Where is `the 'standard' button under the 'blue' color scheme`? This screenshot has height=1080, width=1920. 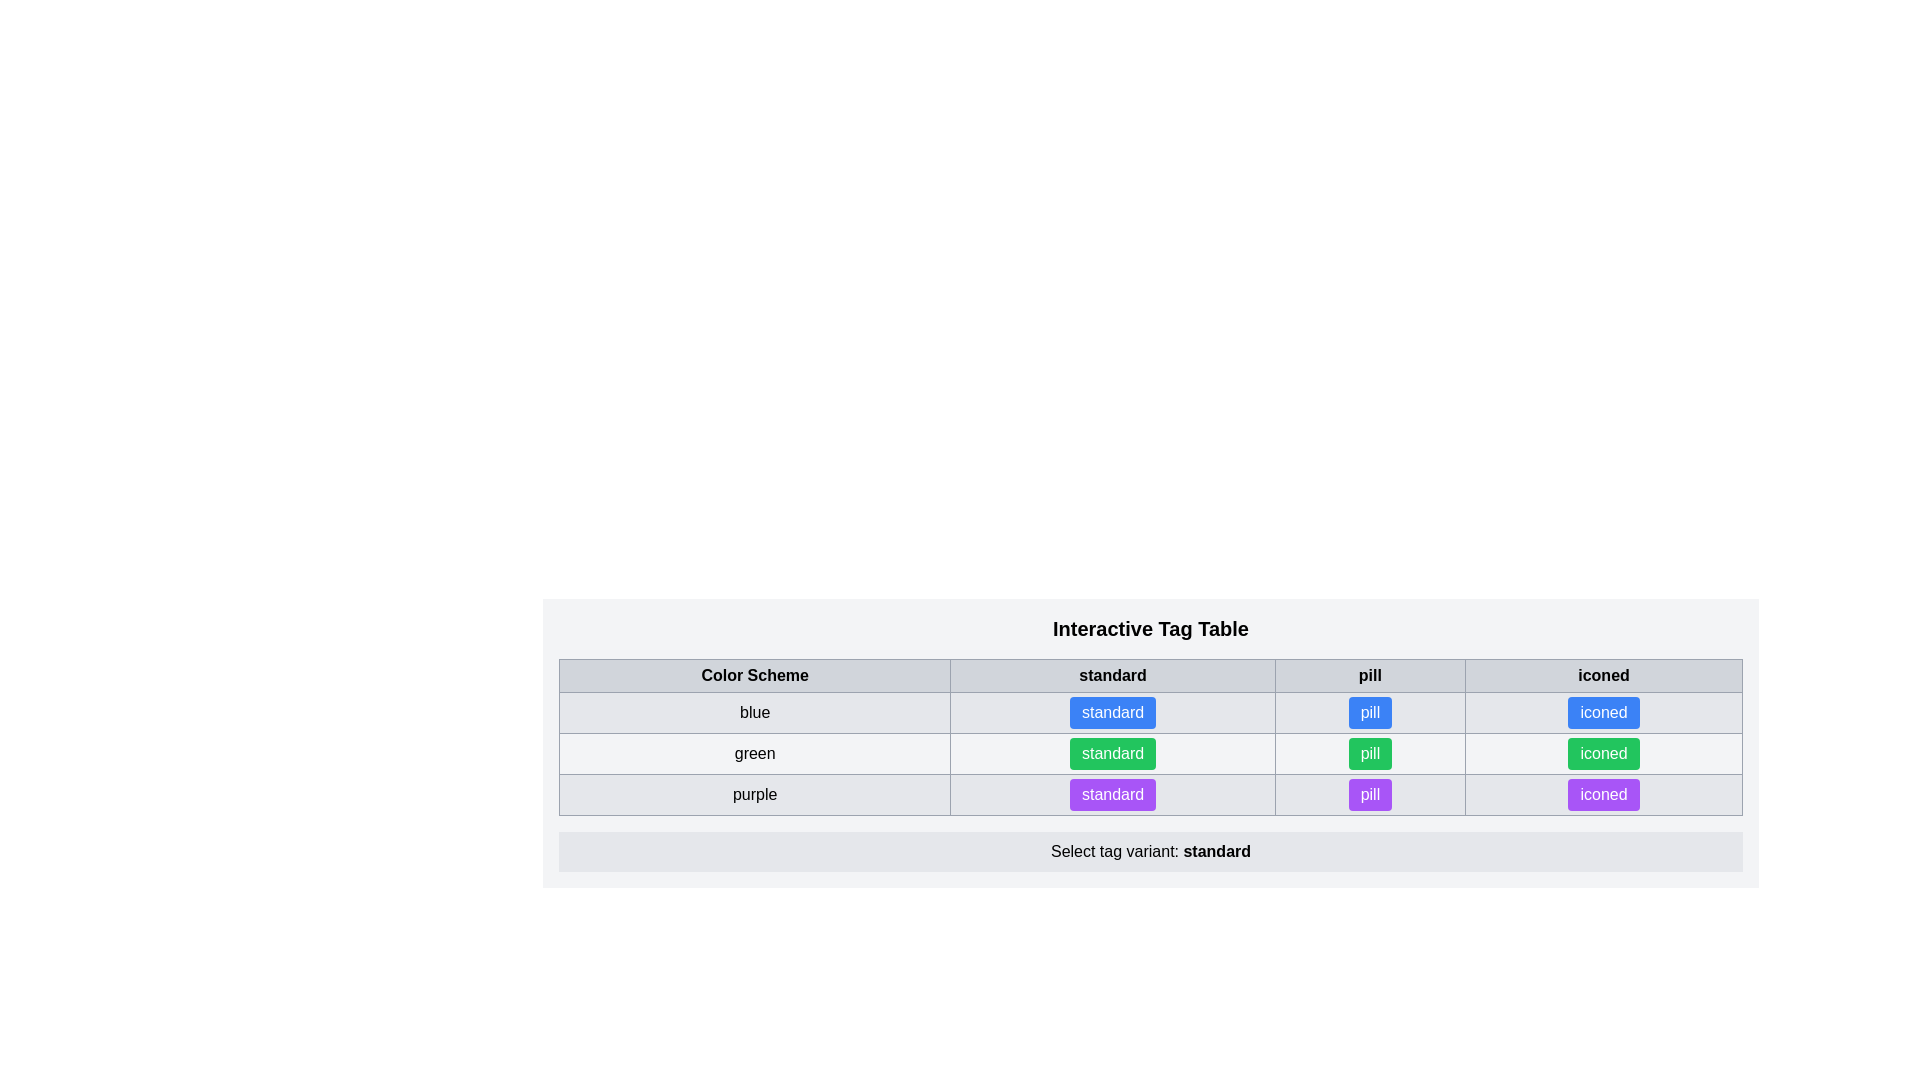
the 'standard' button under the 'blue' color scheme is located at coordinates (1112, 712).